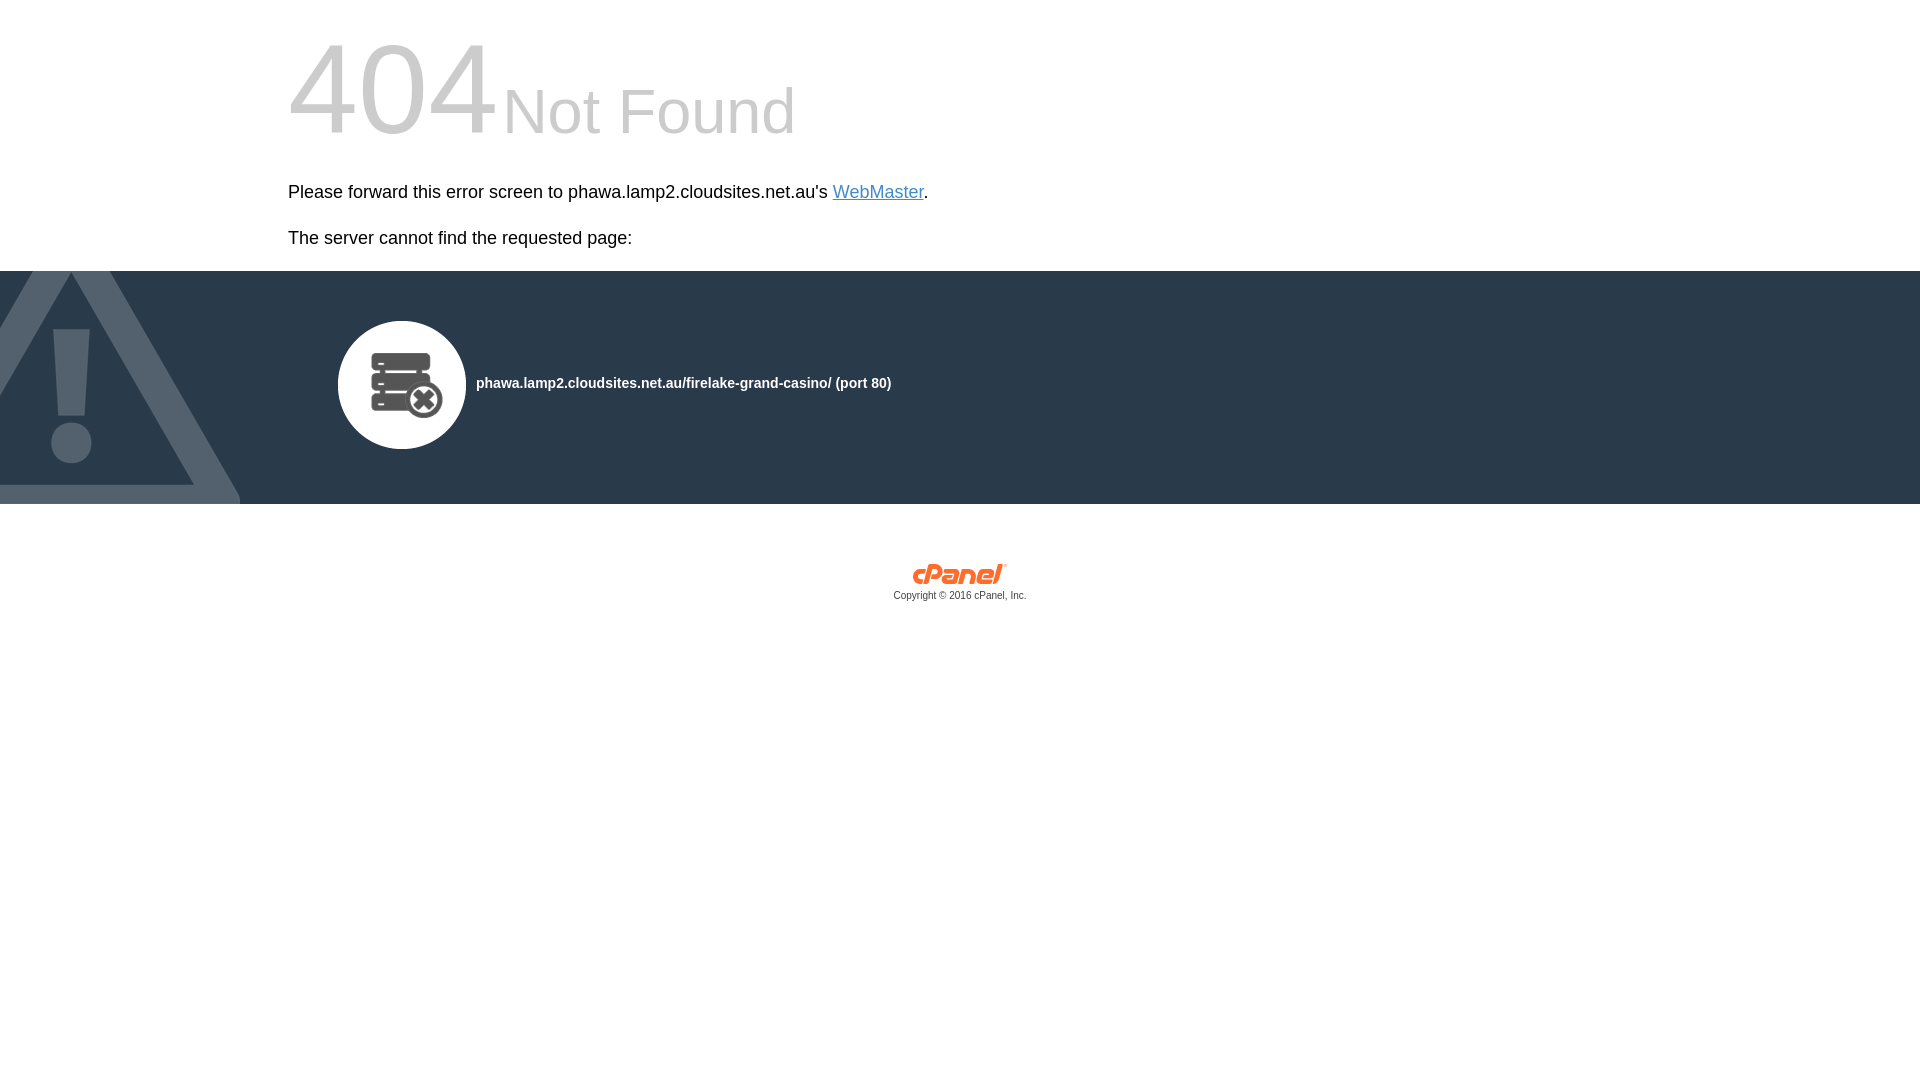 The width and height of the screenshot is (1920, 1080). I want to click on 'WebMaster', so click(833, 192).